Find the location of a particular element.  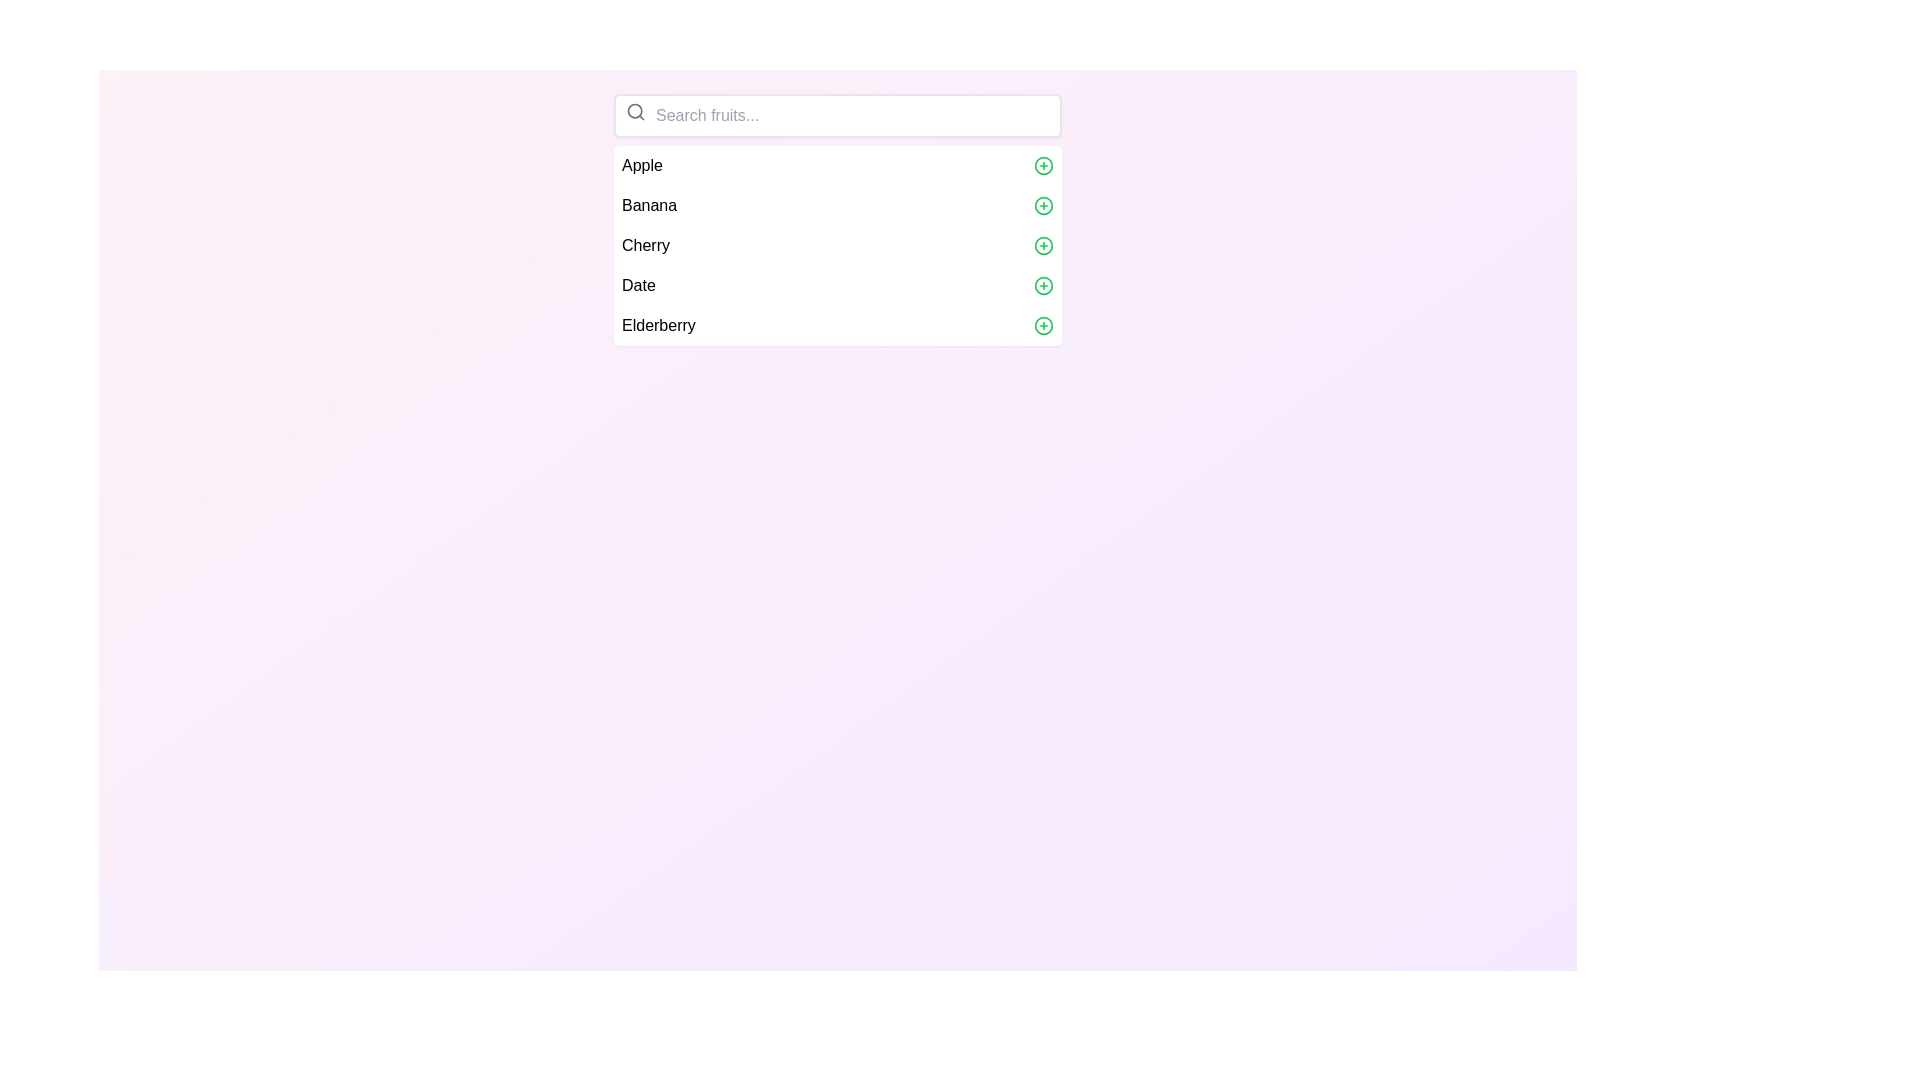

the 'Banana' list item in the fruit selection interface, which is the second item in a vertical list, located within a white, rounded rectangle is located at coordinates (838, 205).